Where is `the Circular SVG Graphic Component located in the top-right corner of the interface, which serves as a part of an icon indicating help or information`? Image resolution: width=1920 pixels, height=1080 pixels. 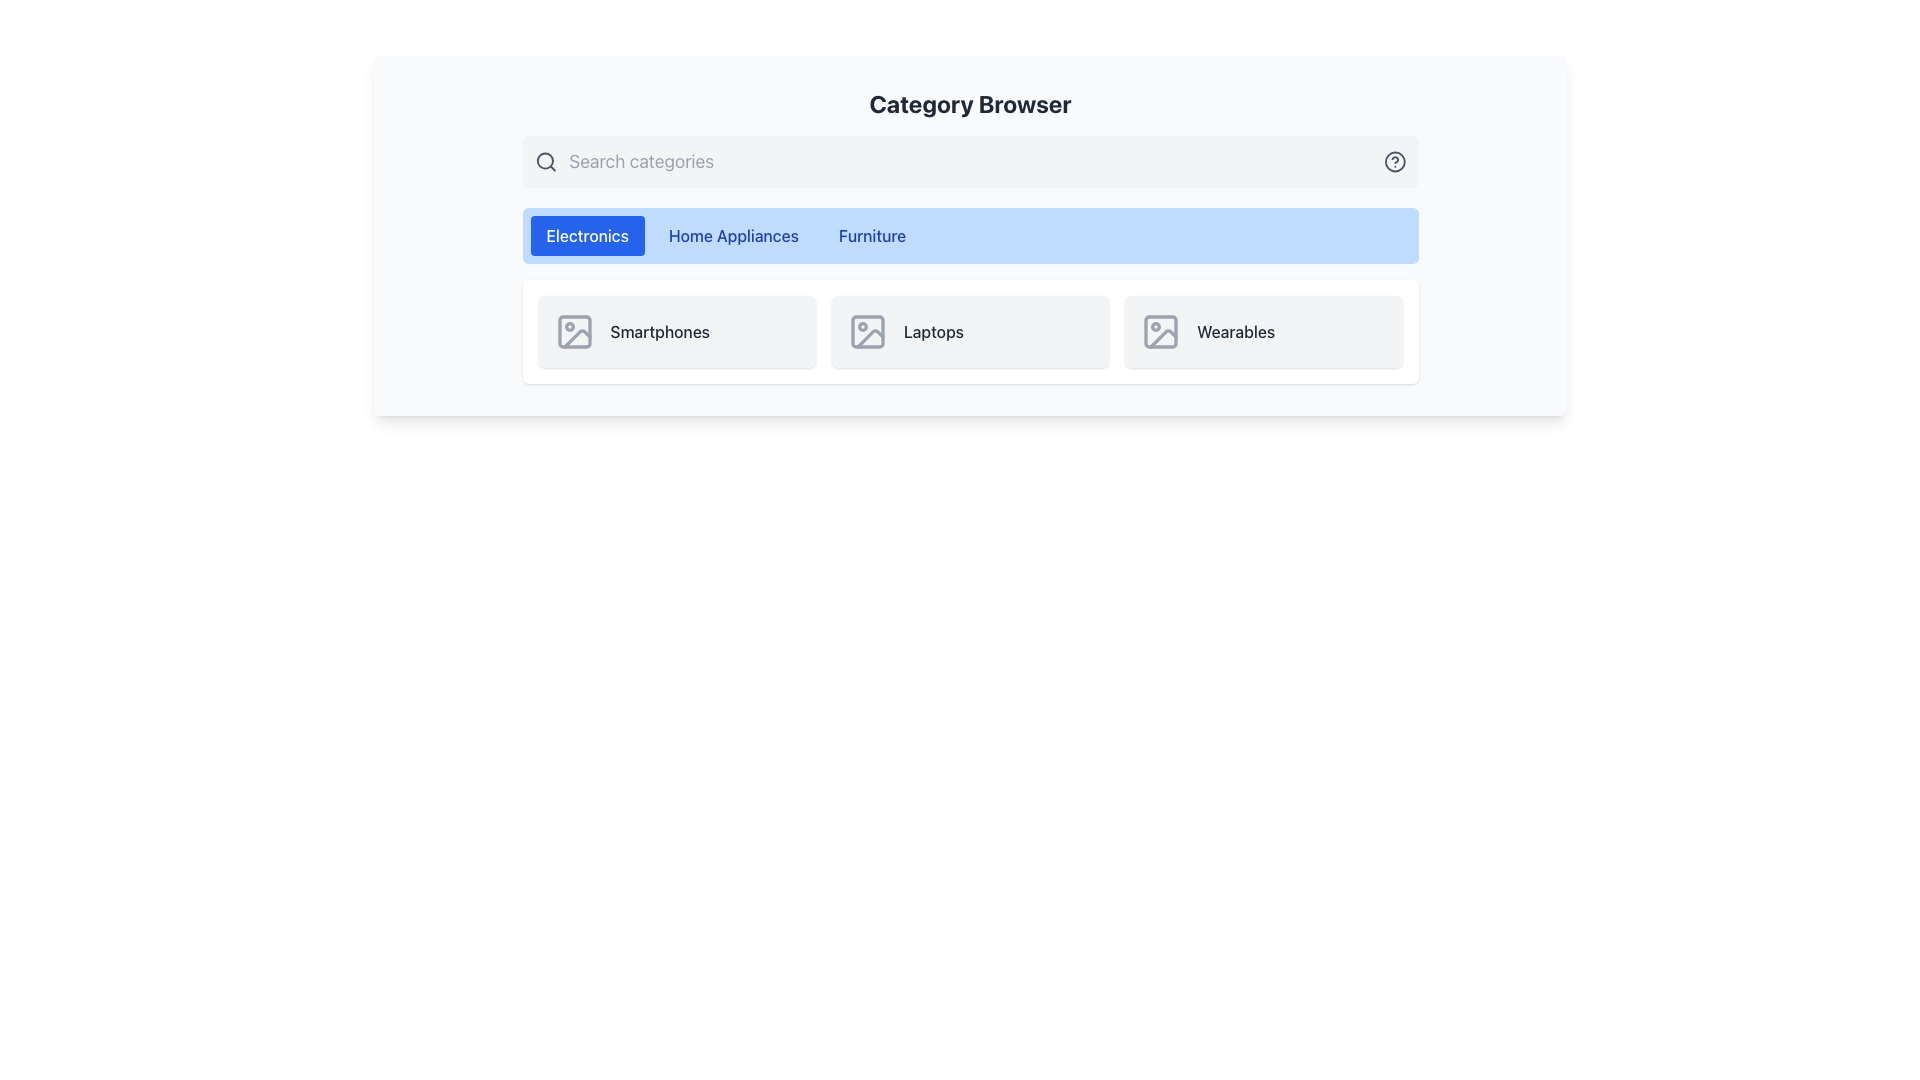 the Circular SVG Graphic Component located in the top-right corner of the interface, which serves as a part of an icon indicating help or information is located at coordinates (1394, 161).